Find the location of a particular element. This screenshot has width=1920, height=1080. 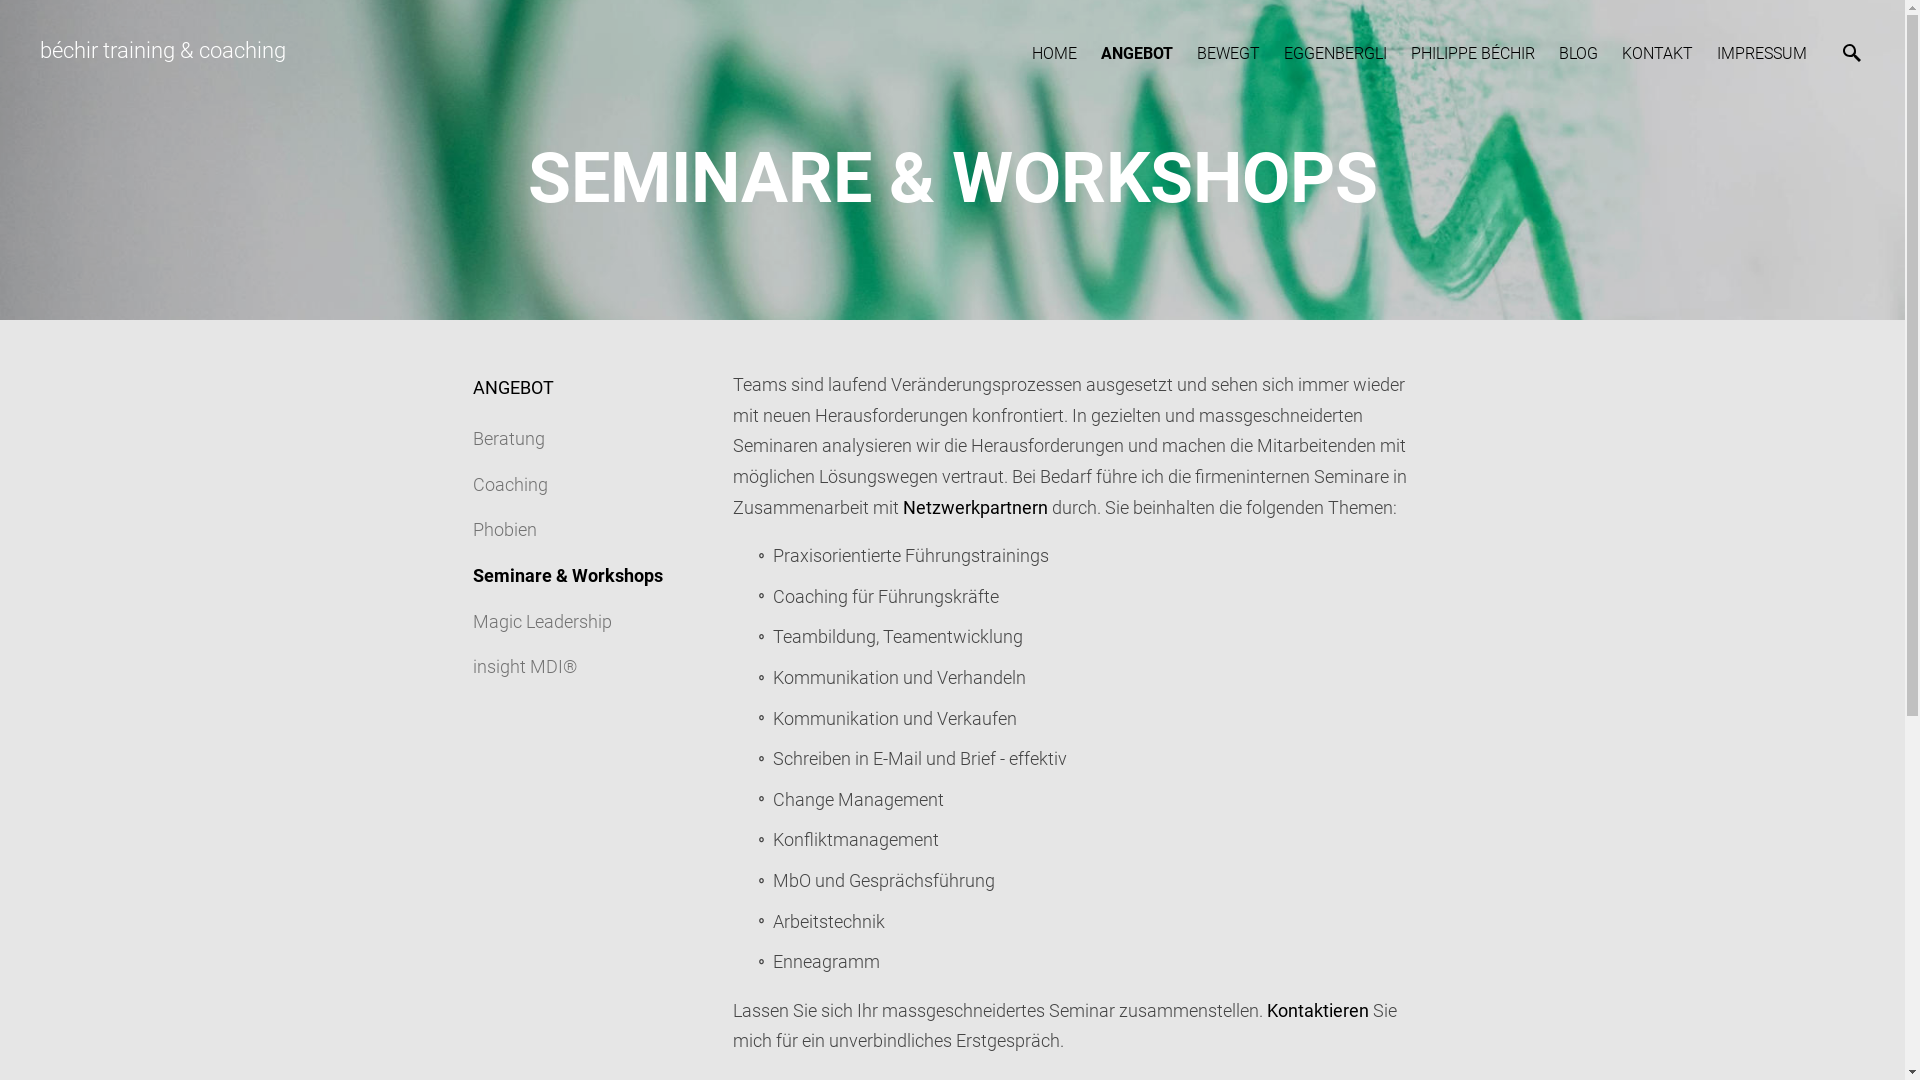

'ANGEBOT' is located at coordinates (512, 387).